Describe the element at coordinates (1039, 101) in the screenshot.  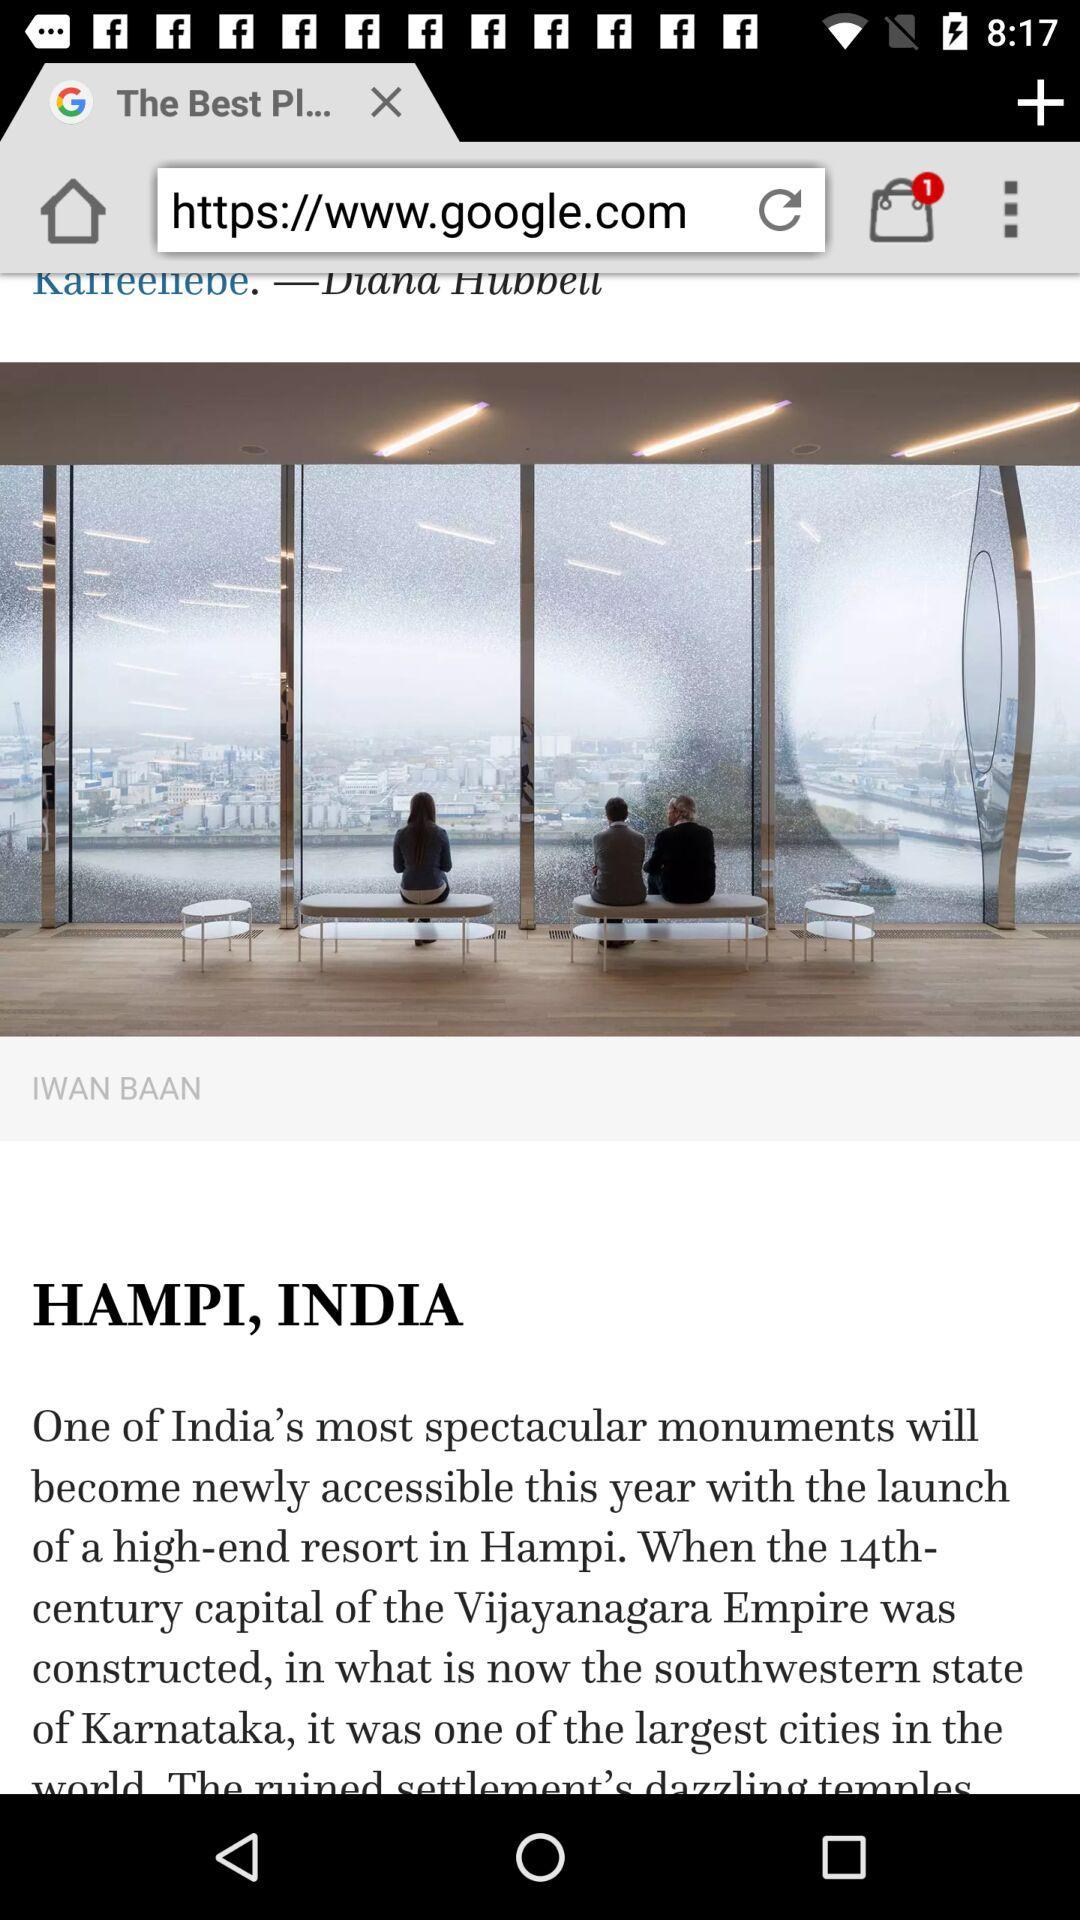
I see `new tab` at that location.